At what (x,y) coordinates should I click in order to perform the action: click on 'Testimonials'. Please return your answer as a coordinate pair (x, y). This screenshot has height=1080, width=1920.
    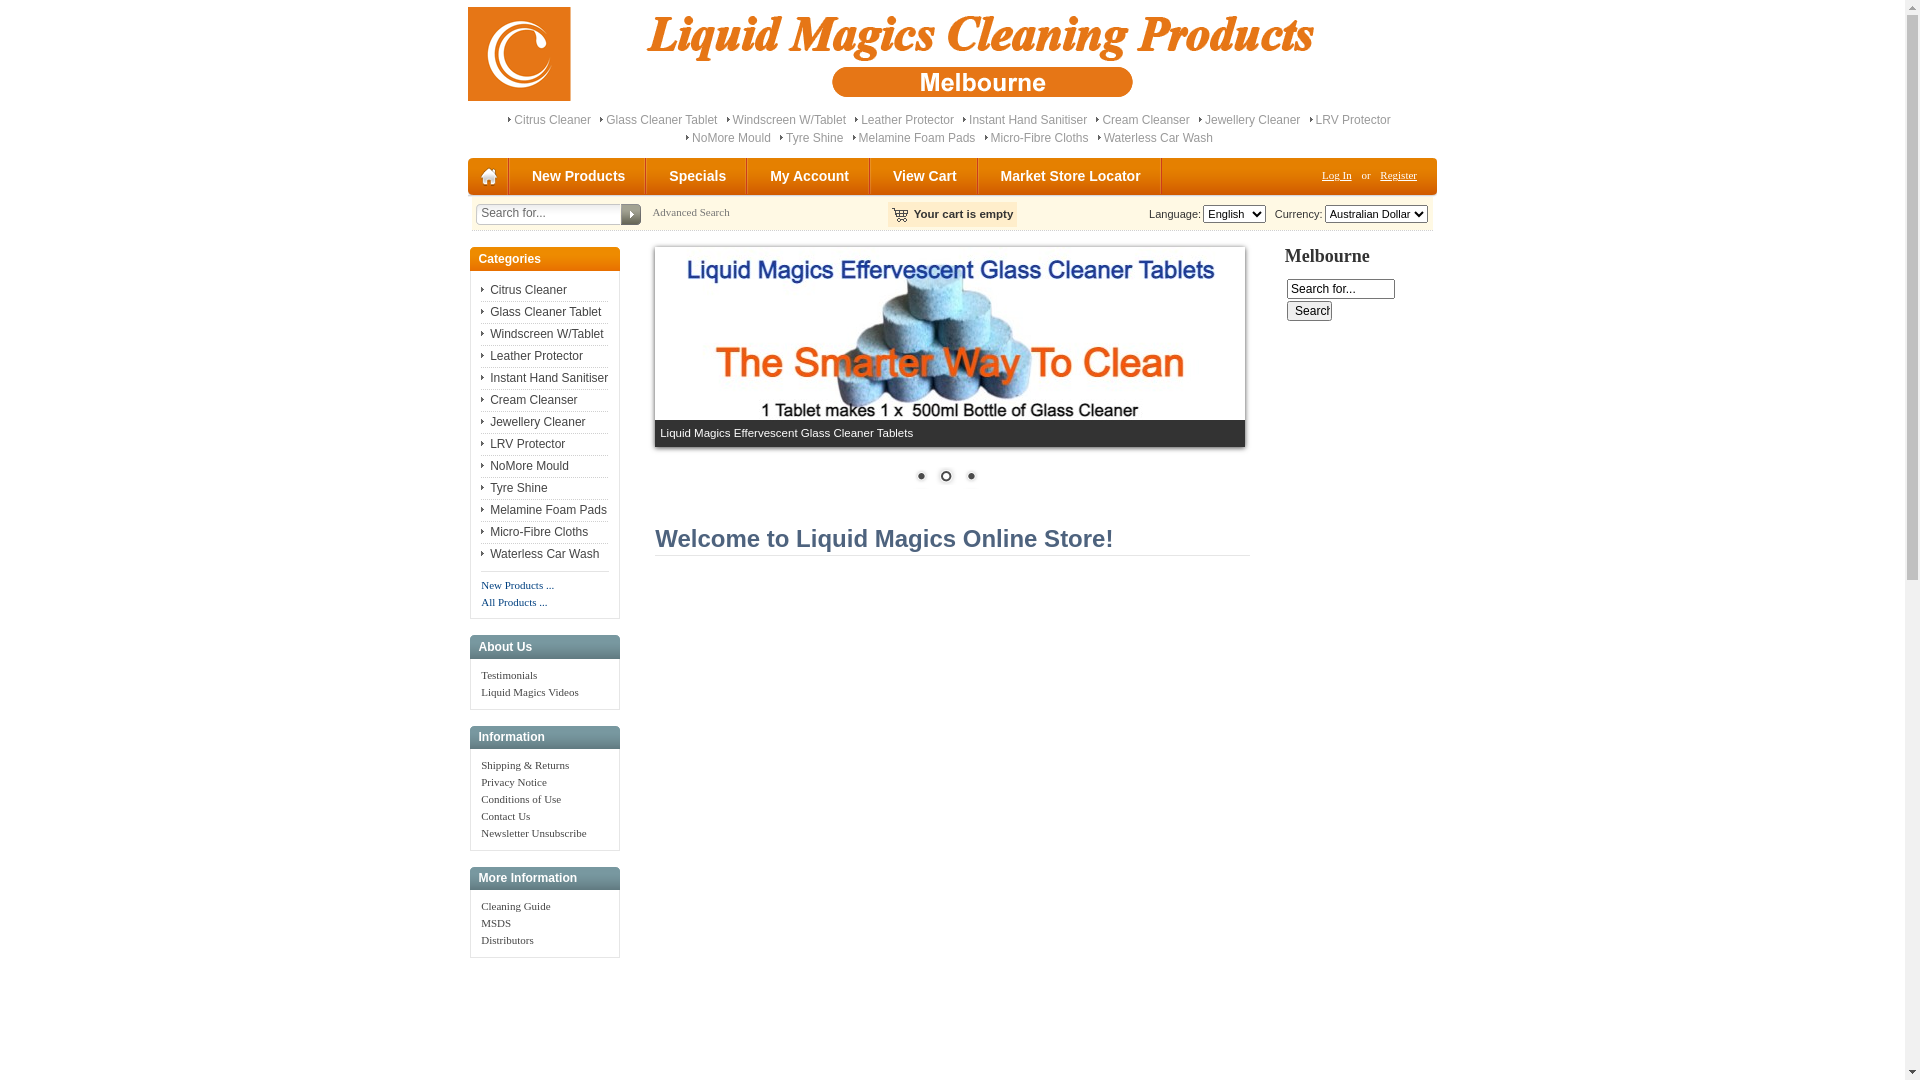
    Looking at the image, I should click on (508, 675).